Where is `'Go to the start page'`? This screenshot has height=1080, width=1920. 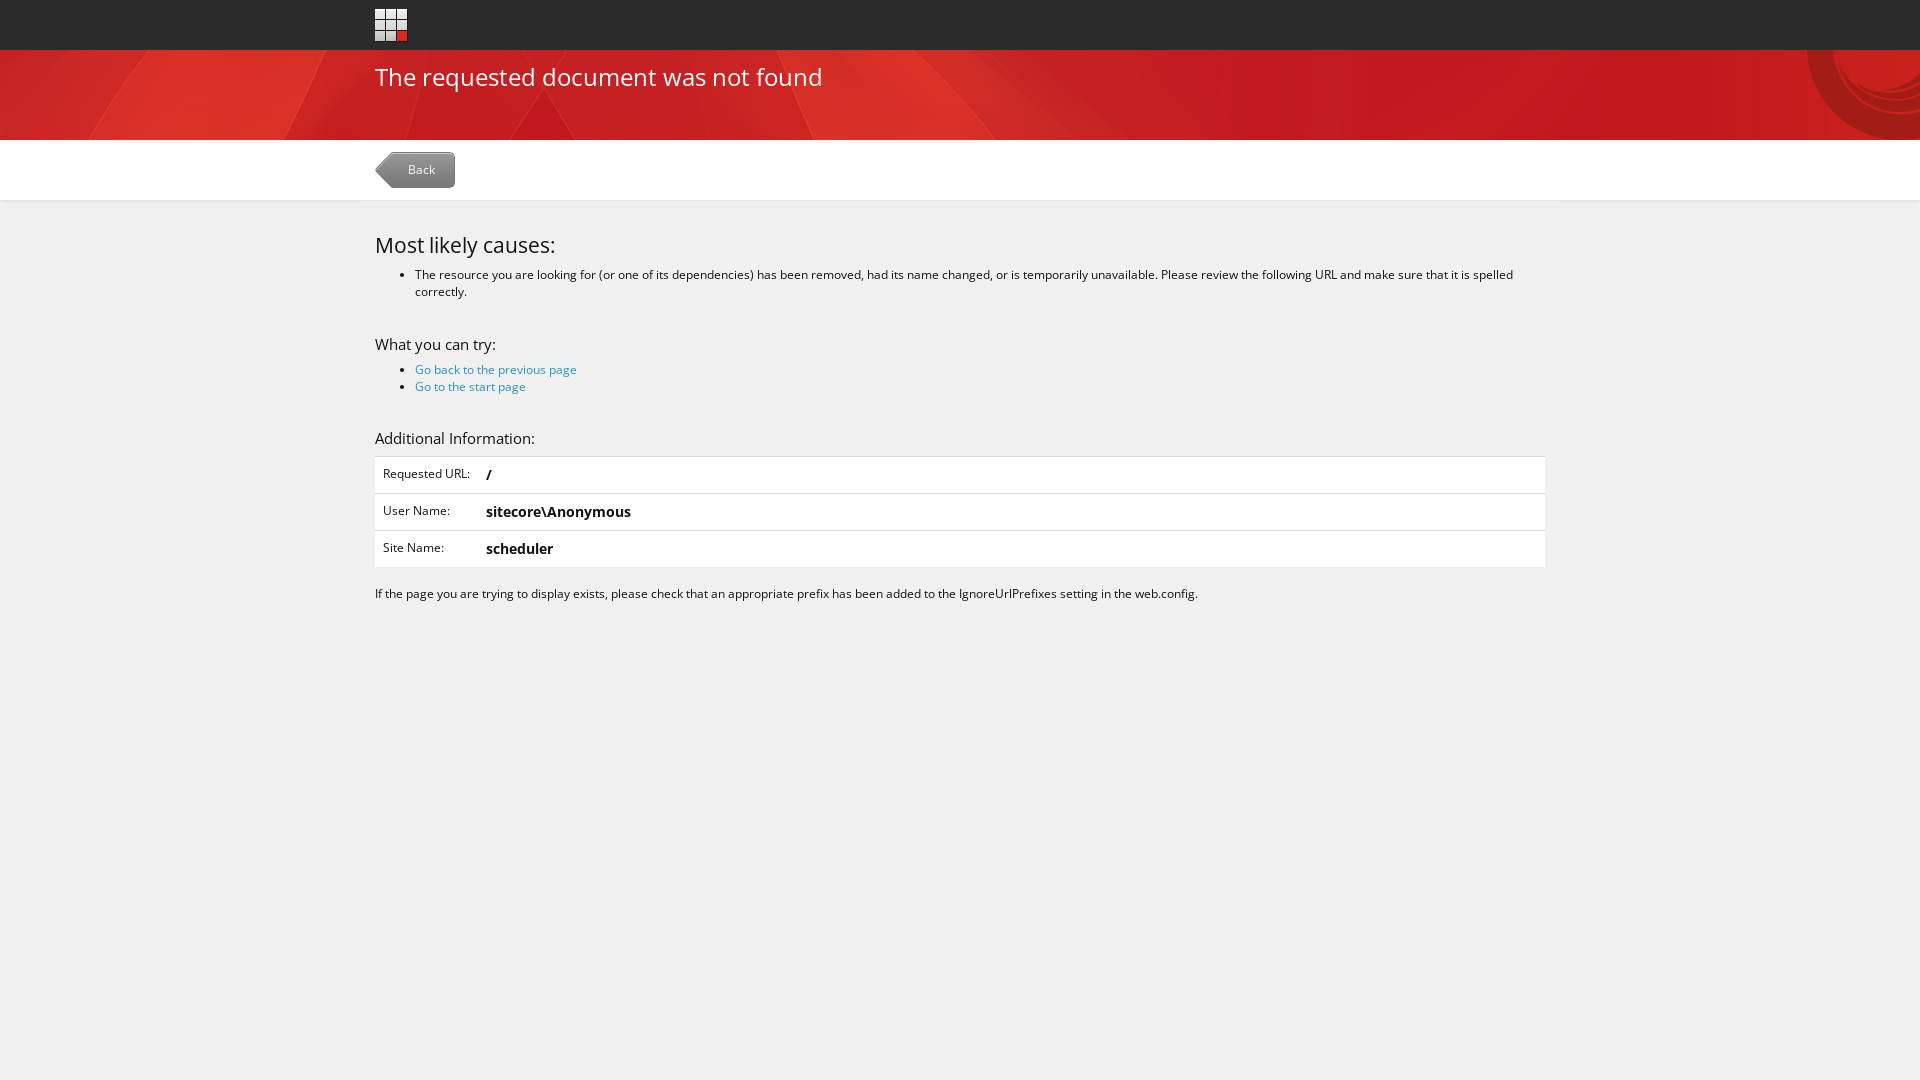
'Go to the start page' is located at coordinates (469, 386).